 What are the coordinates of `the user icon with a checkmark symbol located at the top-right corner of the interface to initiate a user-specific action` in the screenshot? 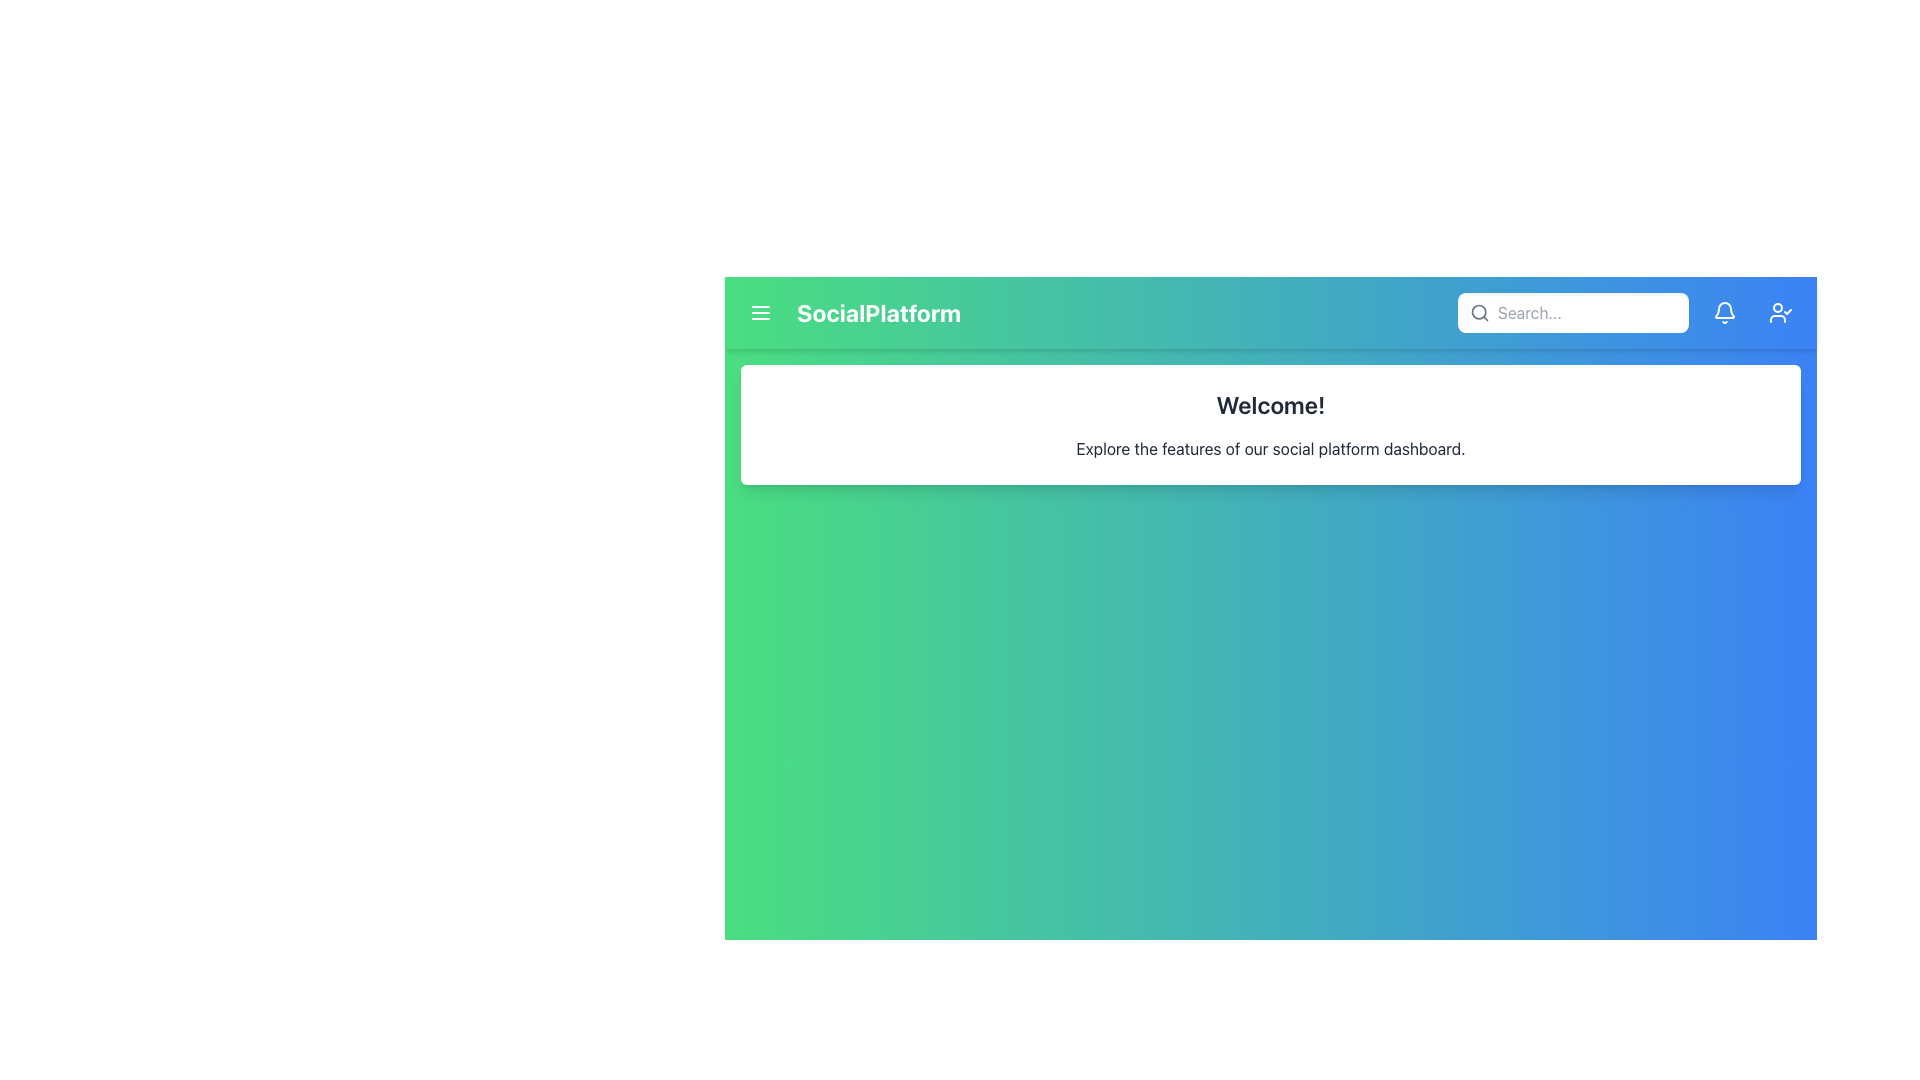 It's located at (1780, 312).